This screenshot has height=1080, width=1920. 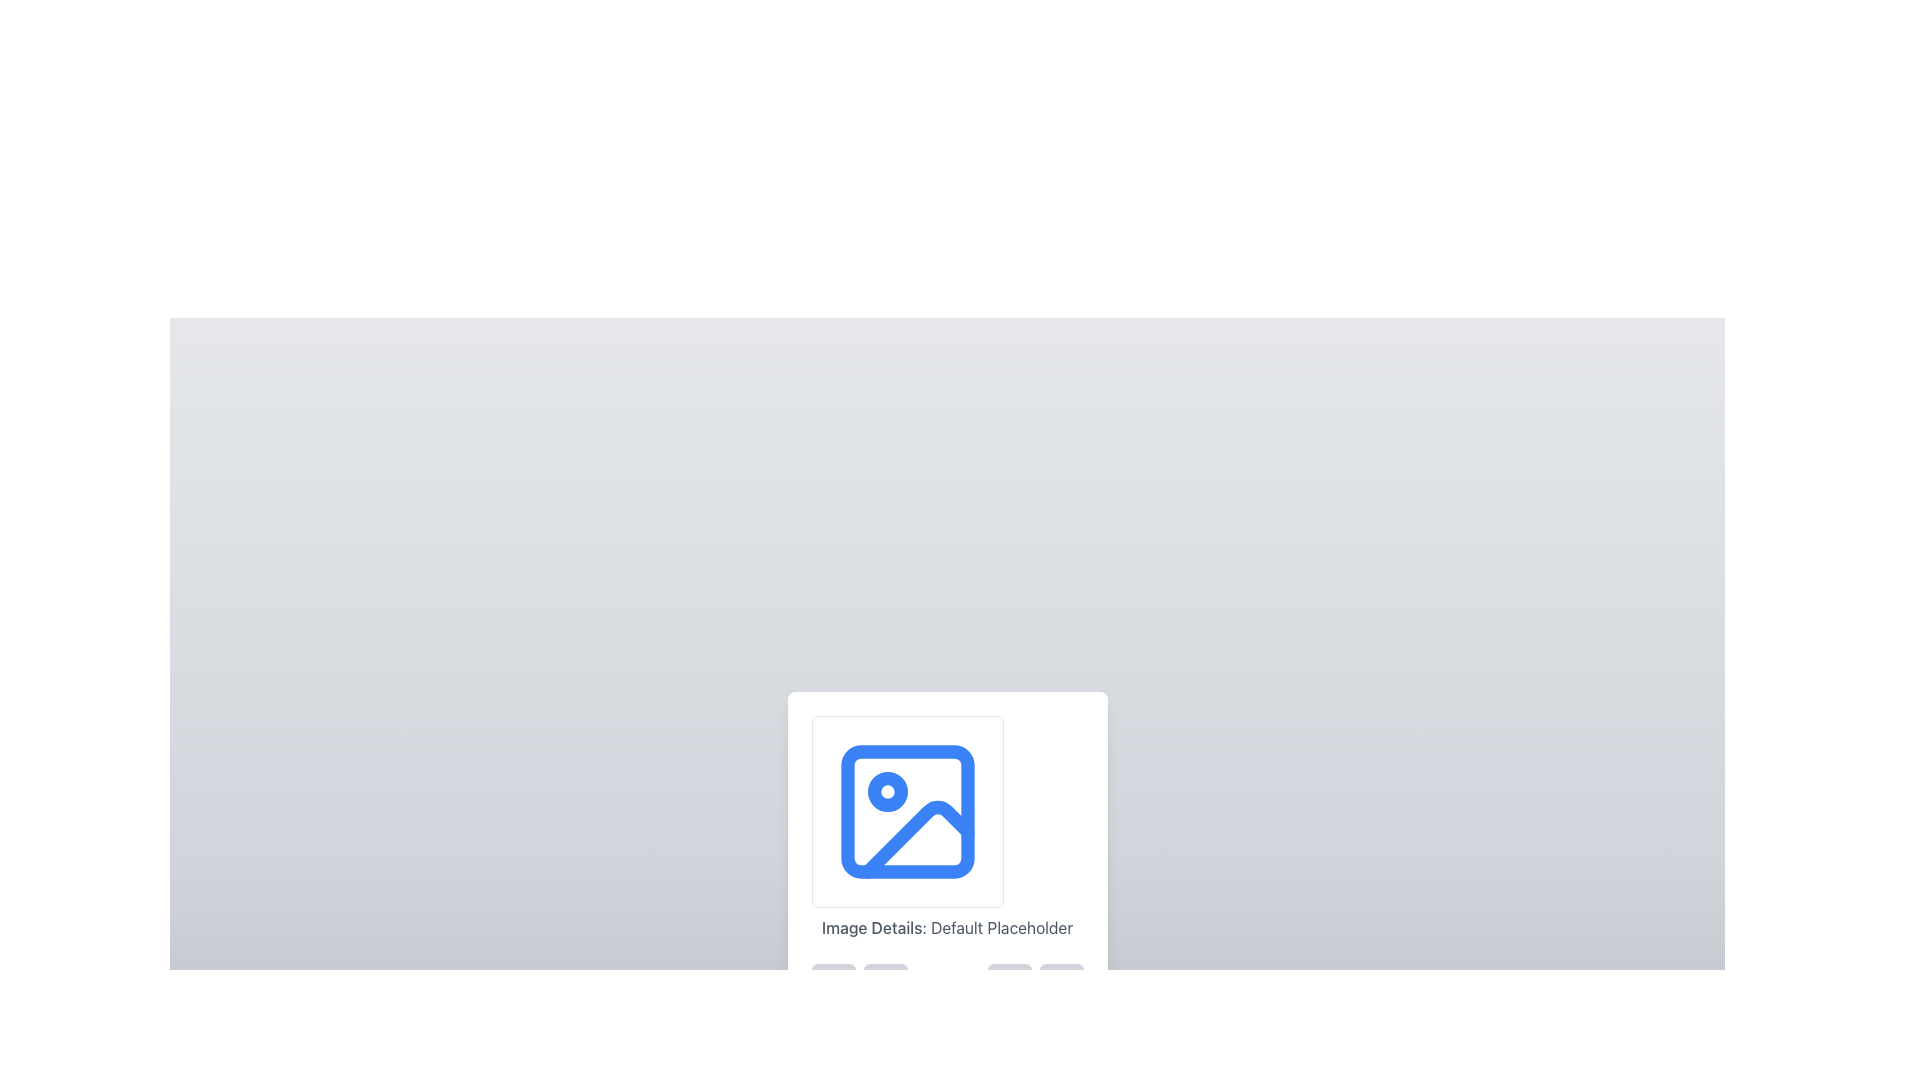 What do you see at coordinates (872, 928) in the screenshot?
I see `the 'Image Details' text label` at bounding box center [872, 928].